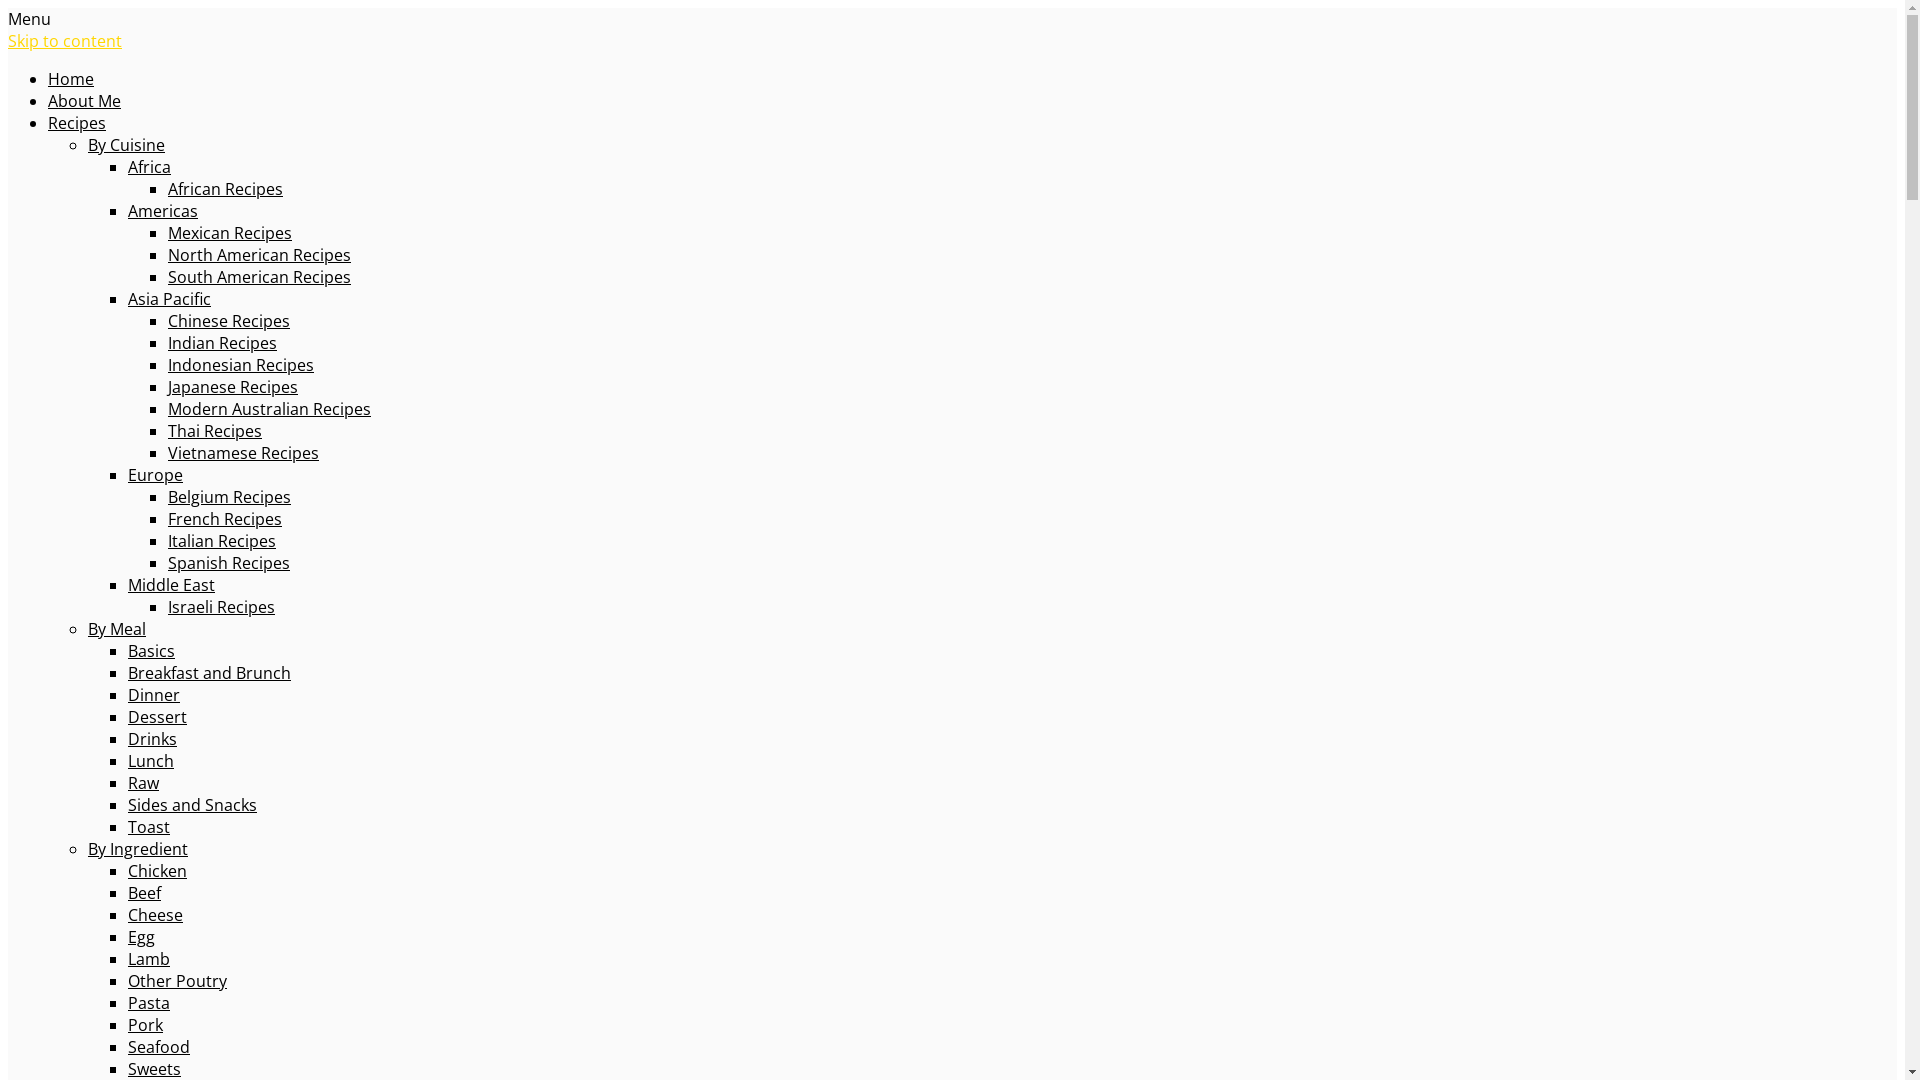  What do you see at coordinates (65, 41) in the screenshot?
I see `'Skip to content'` at bounding box center [65, 41].